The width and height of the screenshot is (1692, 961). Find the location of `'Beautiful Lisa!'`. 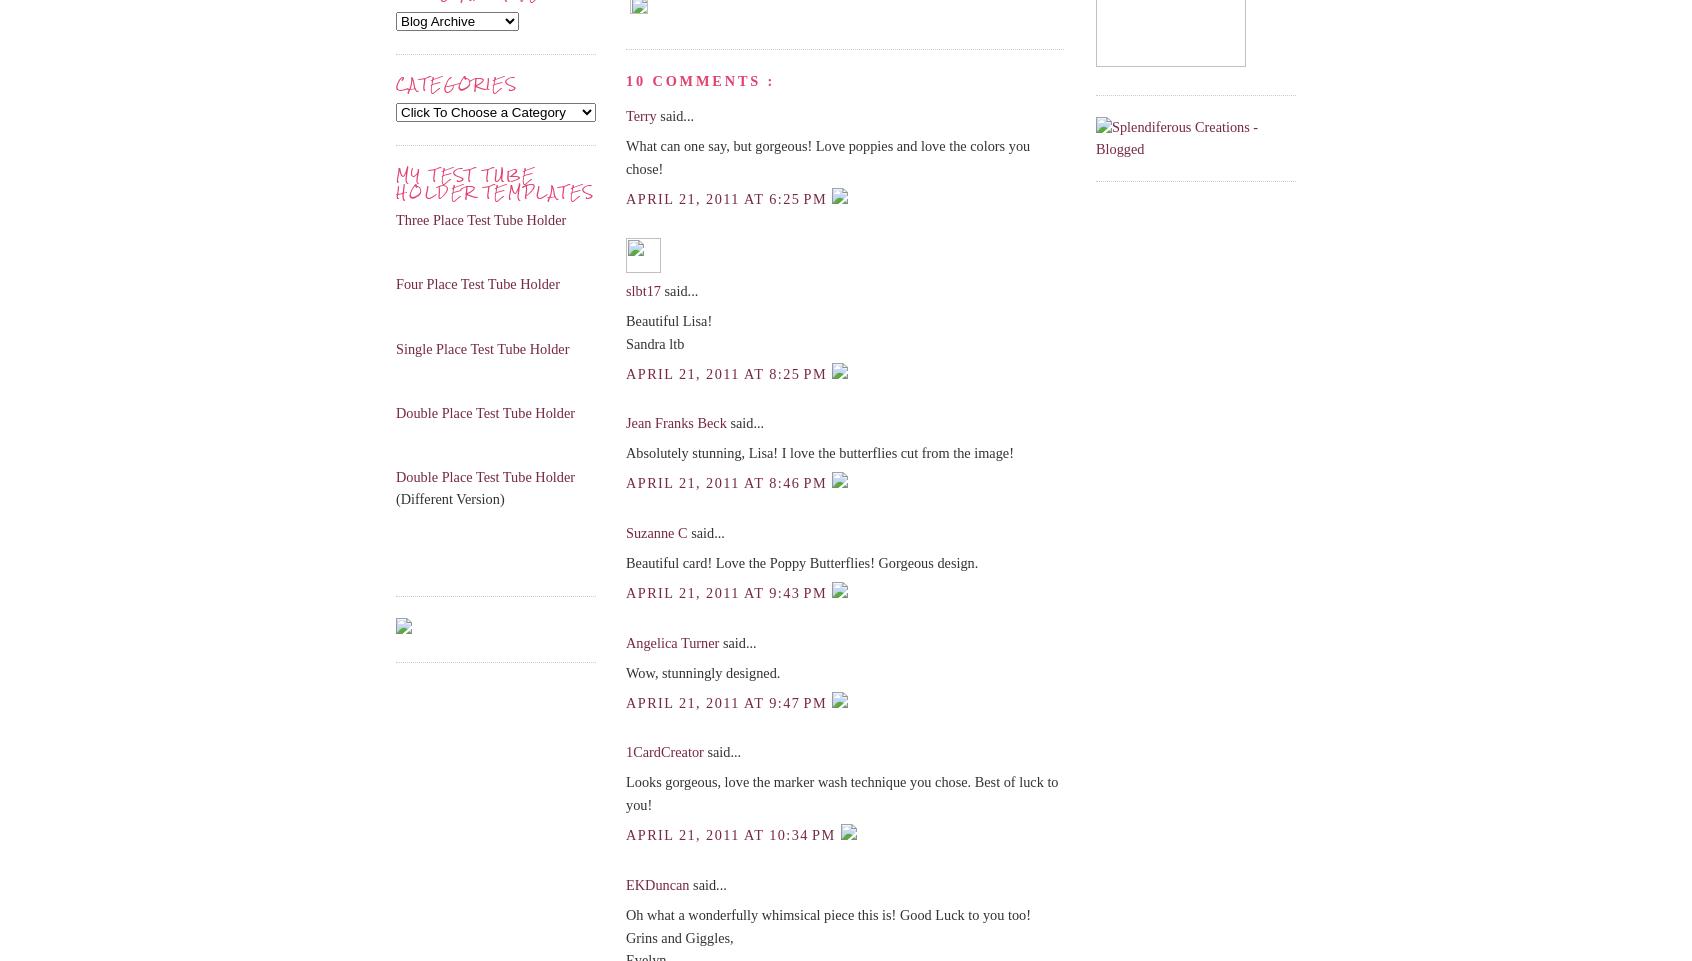

'Beautiful Lisa!' is located at coordinates (625, 320).